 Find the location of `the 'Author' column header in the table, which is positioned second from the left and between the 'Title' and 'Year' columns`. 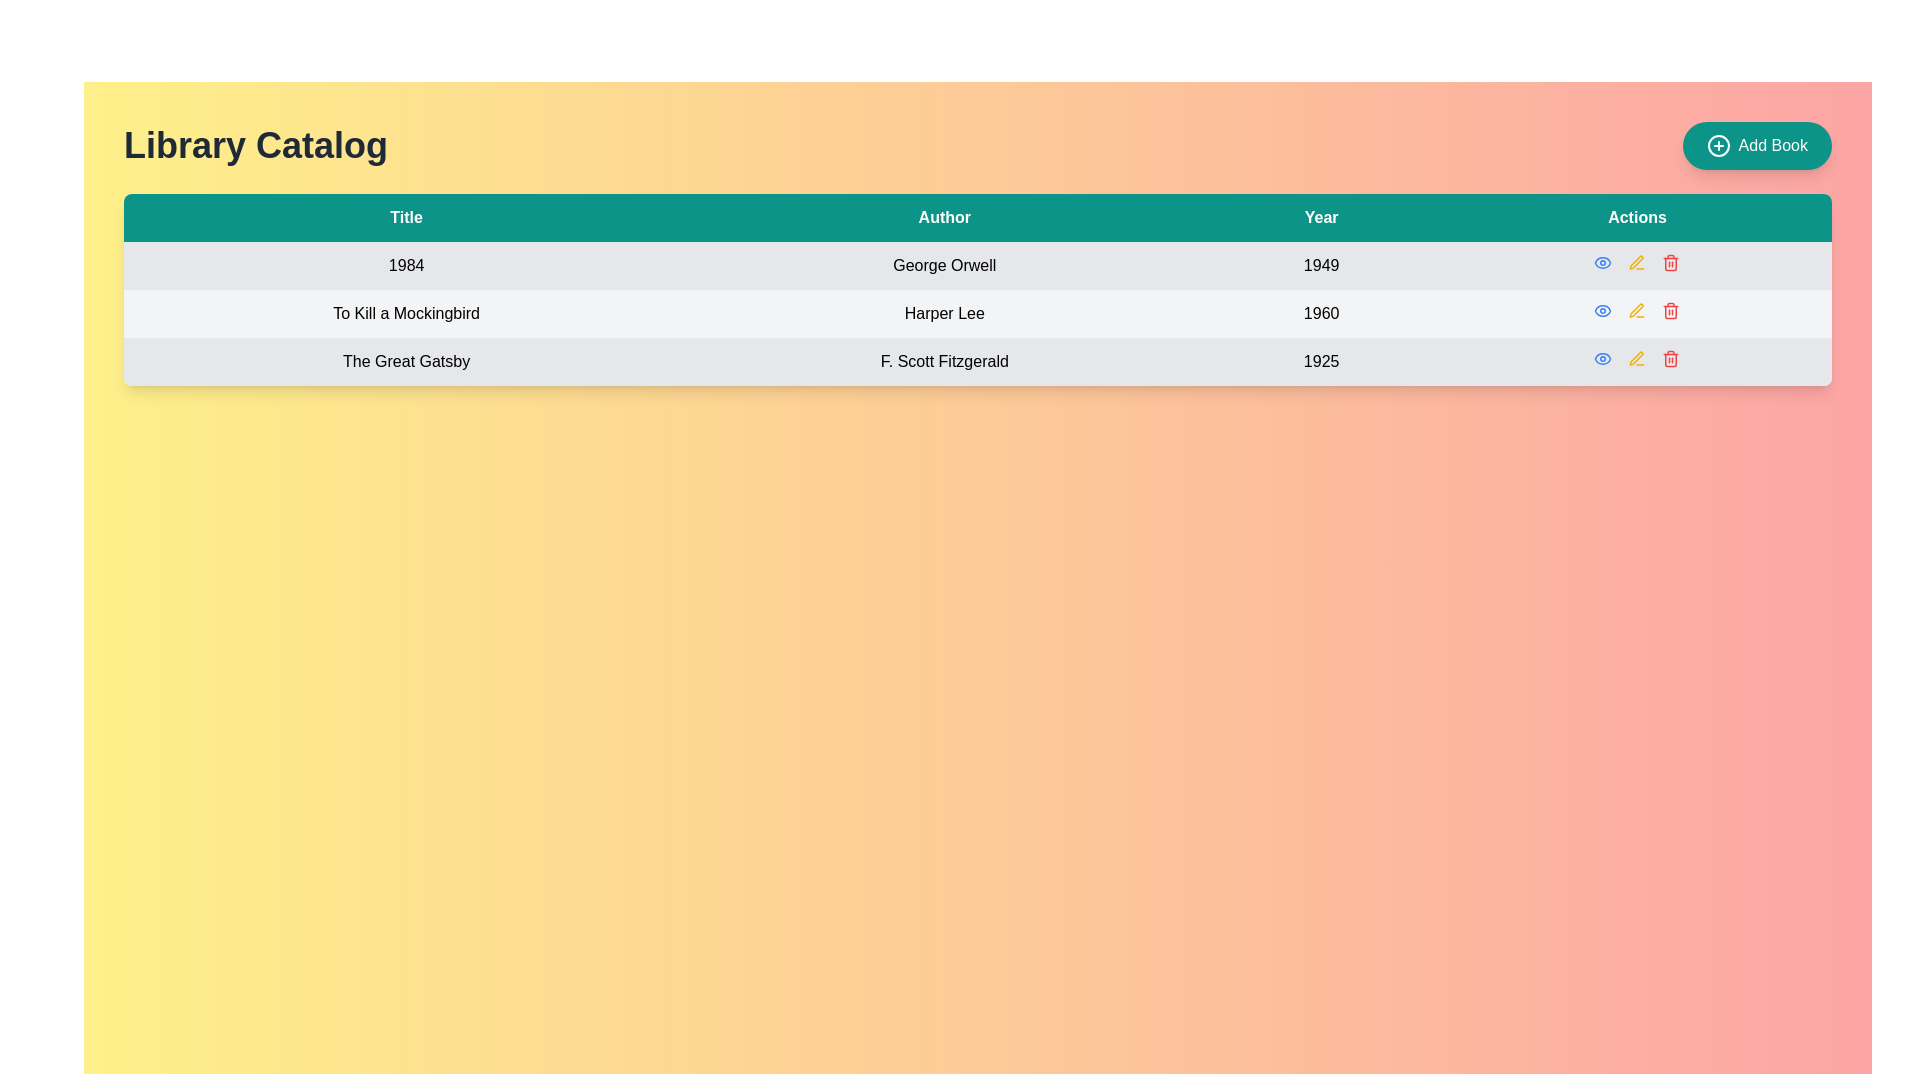

the 'Author' column header in the table, which is positioned second from the left and between the 'Title' and 'Year' columns is located at coordinates (943, 218).